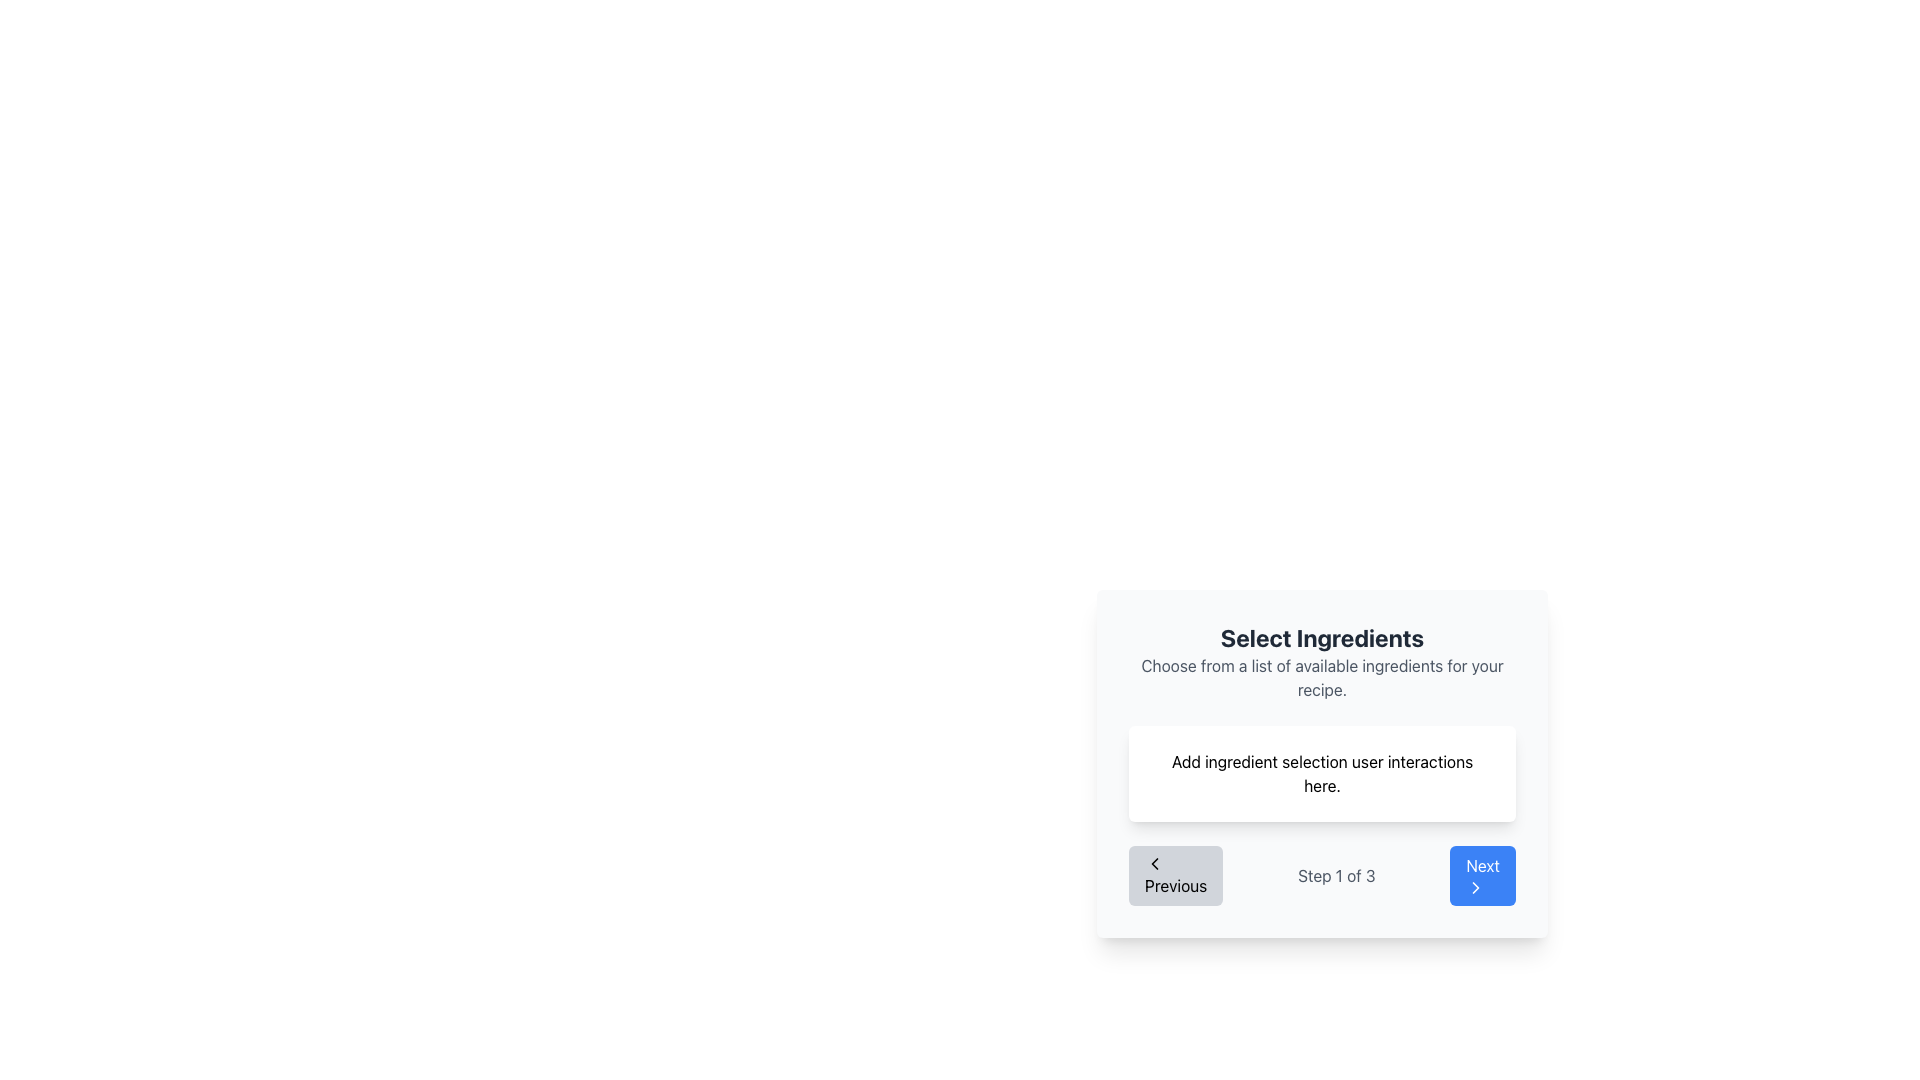  I want to click on the text label stating 'Choose from a list of available ingredients for your recipe.', which is styled in a smaller light gray font and positioned below the heading 'Select Ingredients', so click(1322, 677).